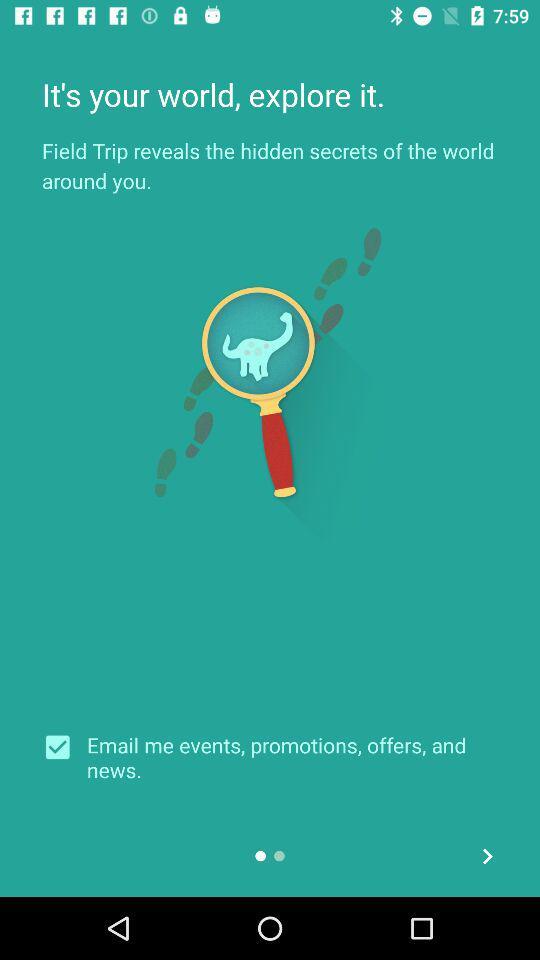  Describe the element at coordinates (64, 746) in the screenshot. I see `the icon next to the email me events` at that location.